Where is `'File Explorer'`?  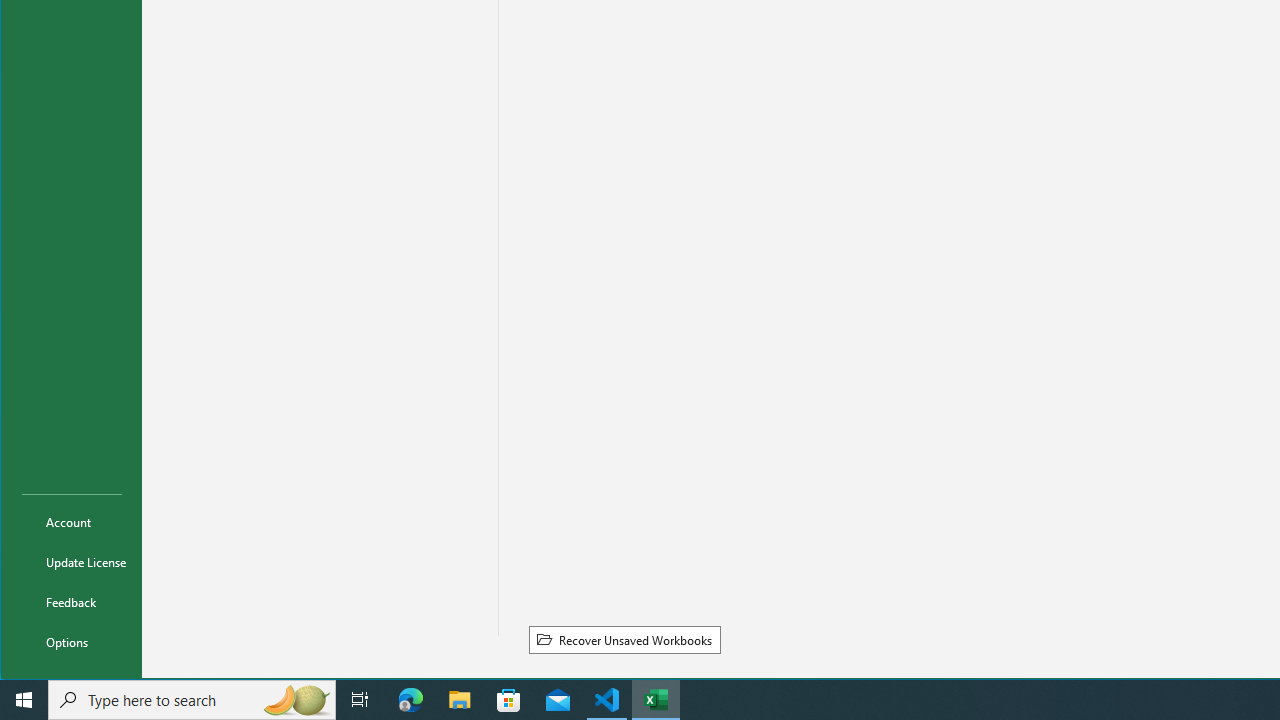
'File Explorer' is located at coordinates (459, 698).